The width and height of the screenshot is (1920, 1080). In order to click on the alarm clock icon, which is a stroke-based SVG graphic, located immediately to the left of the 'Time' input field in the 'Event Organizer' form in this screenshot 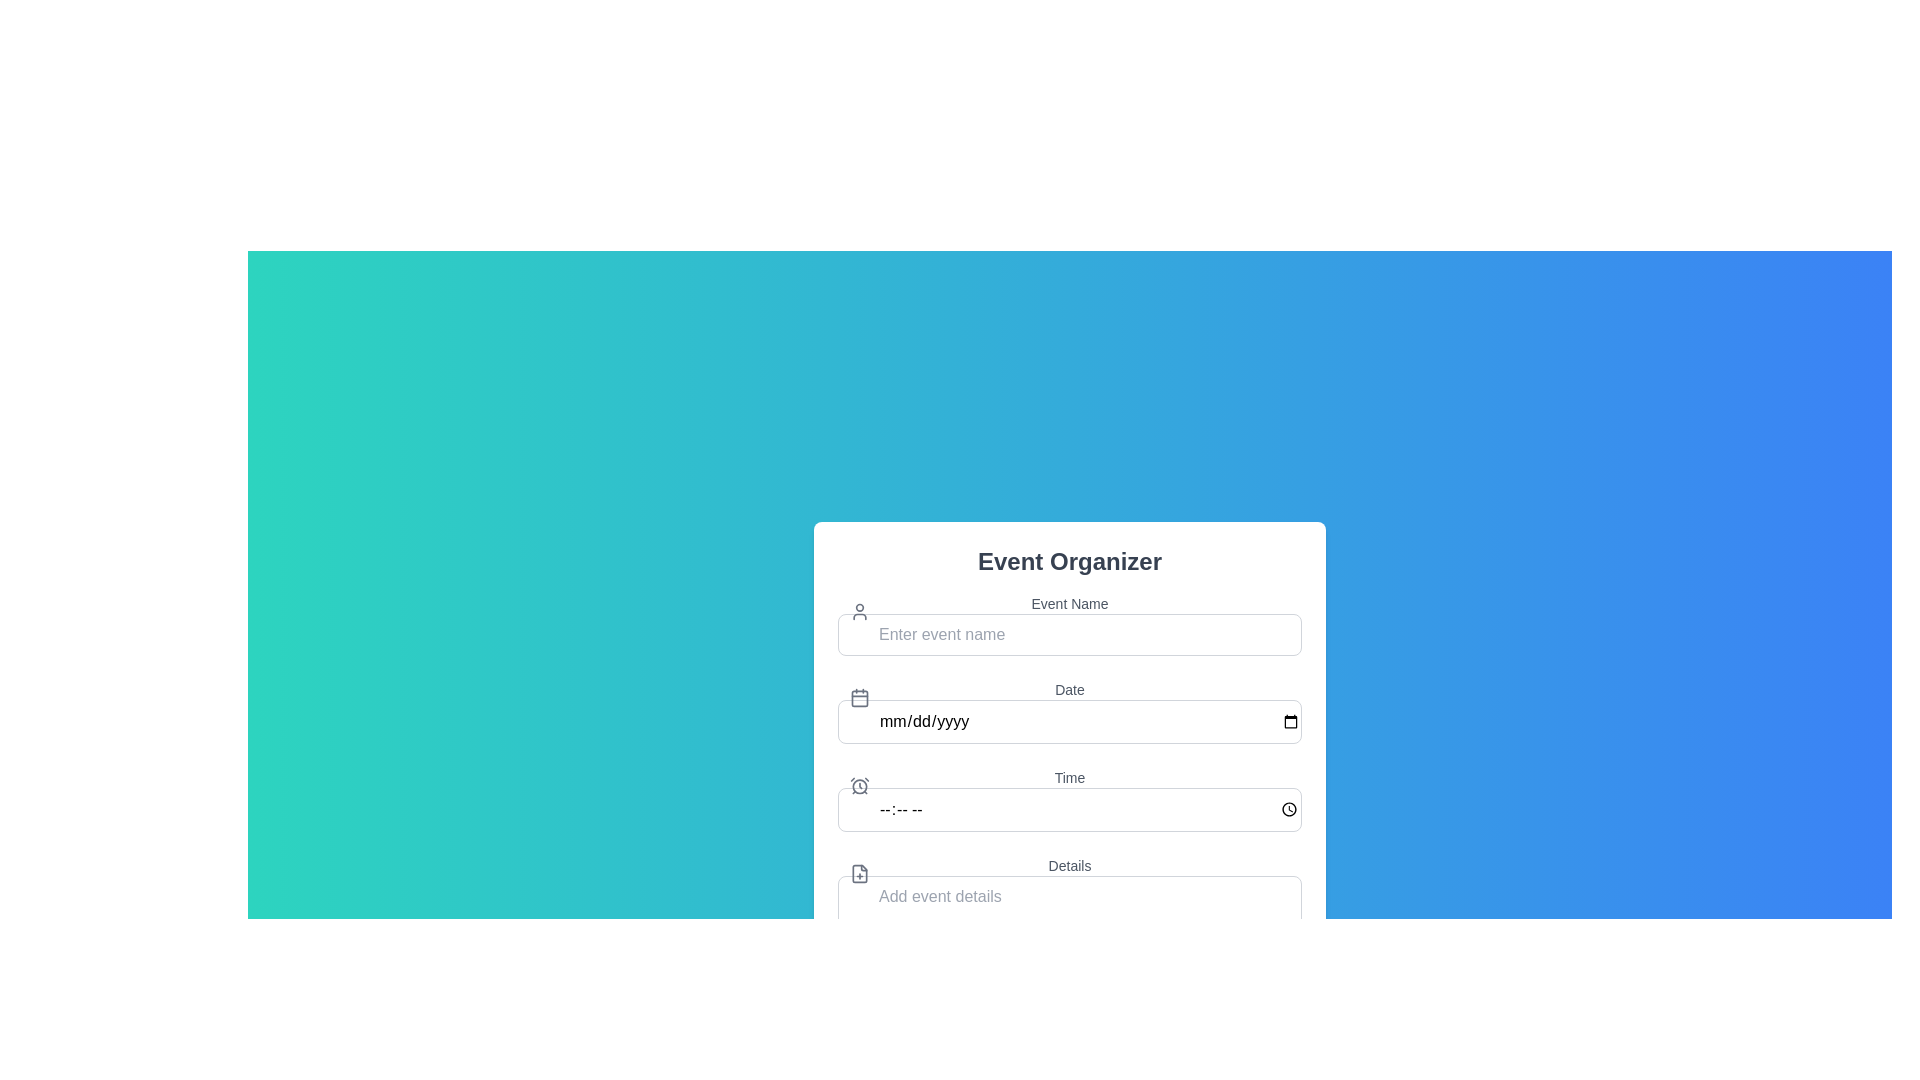, I will do `click(859, 784)`.